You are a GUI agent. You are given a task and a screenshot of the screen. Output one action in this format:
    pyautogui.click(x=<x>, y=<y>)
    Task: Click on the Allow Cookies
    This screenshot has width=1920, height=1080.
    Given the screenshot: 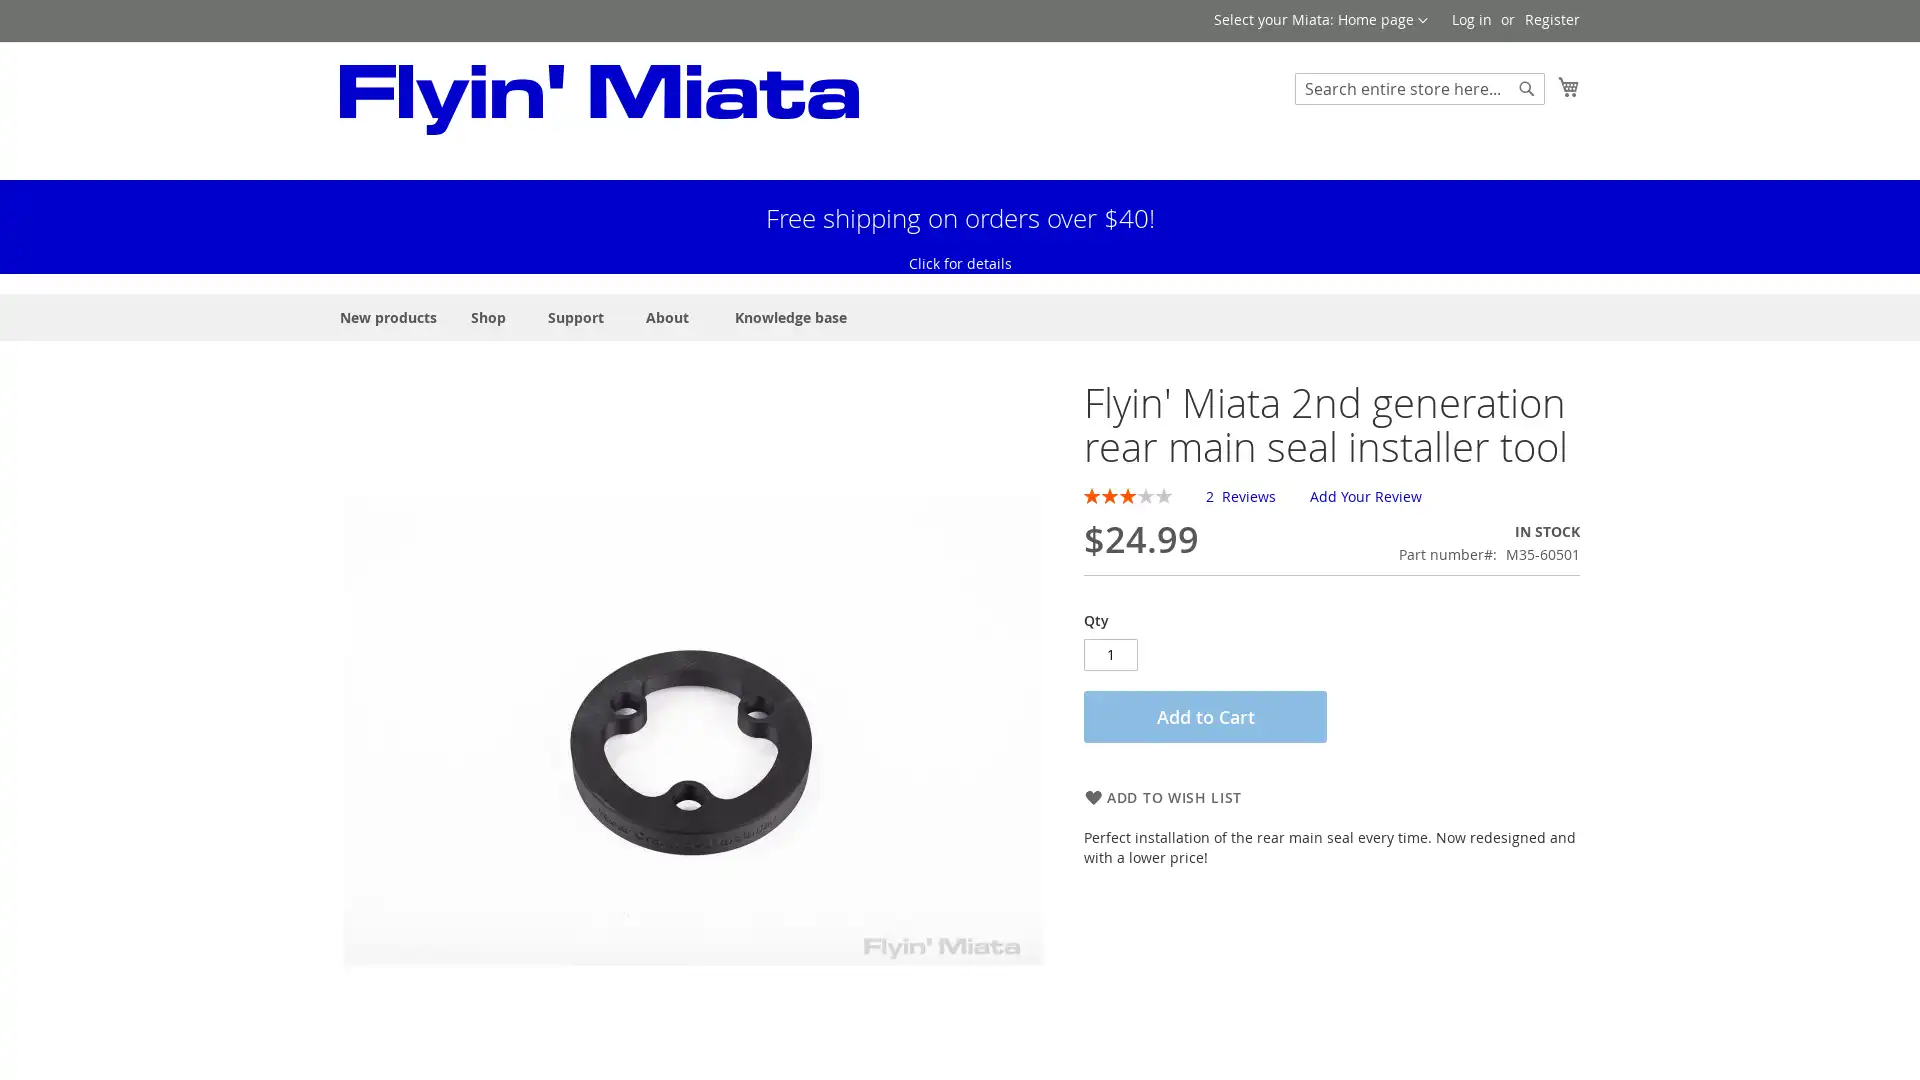 What is the action you would take?
    pyautogui.click(x=87, y=1051)
    